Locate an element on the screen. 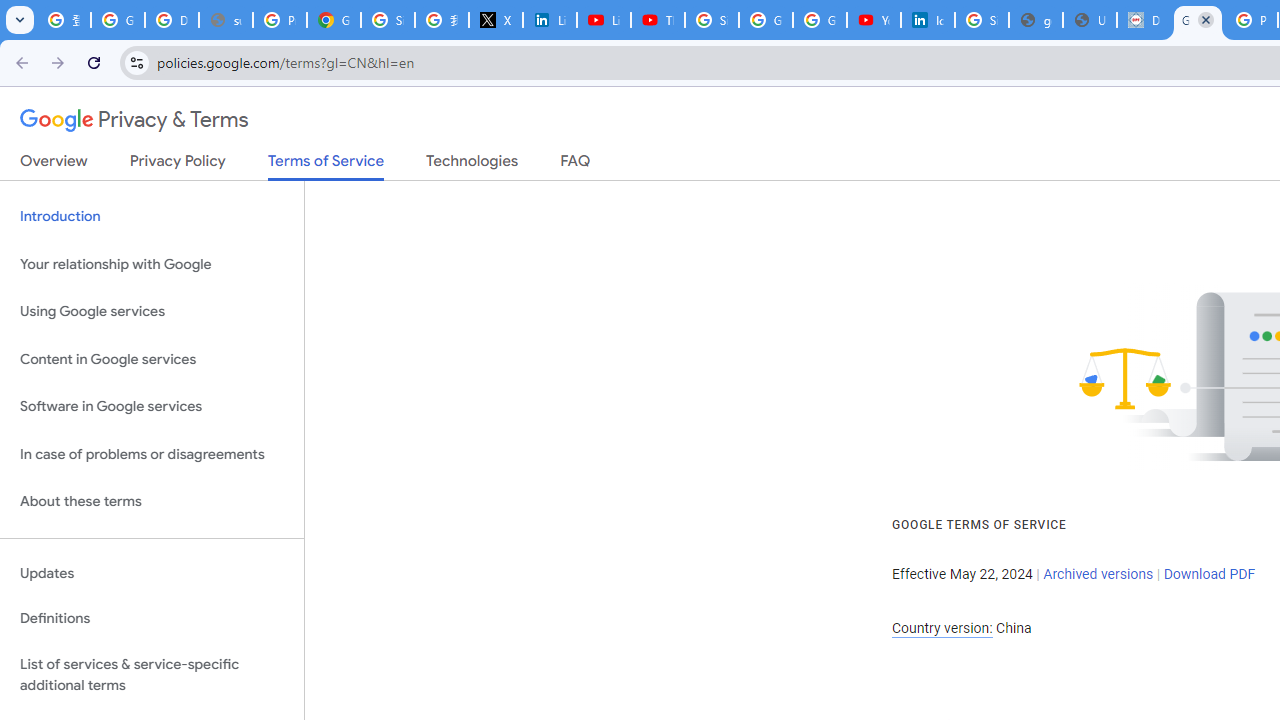 The height and width of the screenshot is (720, 1280). 'Archived versions' is located at coordinates (1097, 574).